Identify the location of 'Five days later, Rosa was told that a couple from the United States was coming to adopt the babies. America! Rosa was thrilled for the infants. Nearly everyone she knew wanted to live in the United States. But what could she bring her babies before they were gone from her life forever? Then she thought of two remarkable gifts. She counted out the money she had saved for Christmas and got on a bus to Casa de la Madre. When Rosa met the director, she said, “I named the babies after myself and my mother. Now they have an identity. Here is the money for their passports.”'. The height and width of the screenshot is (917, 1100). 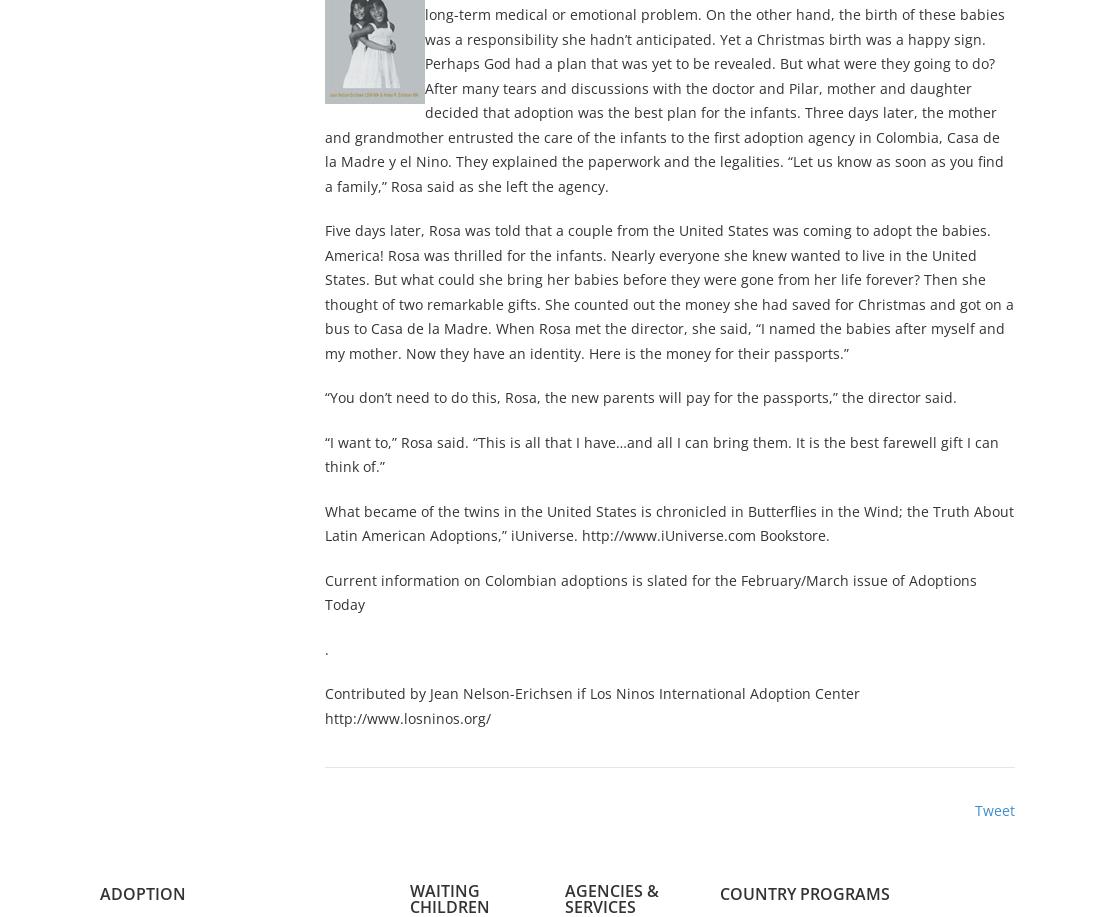
(324, 291).